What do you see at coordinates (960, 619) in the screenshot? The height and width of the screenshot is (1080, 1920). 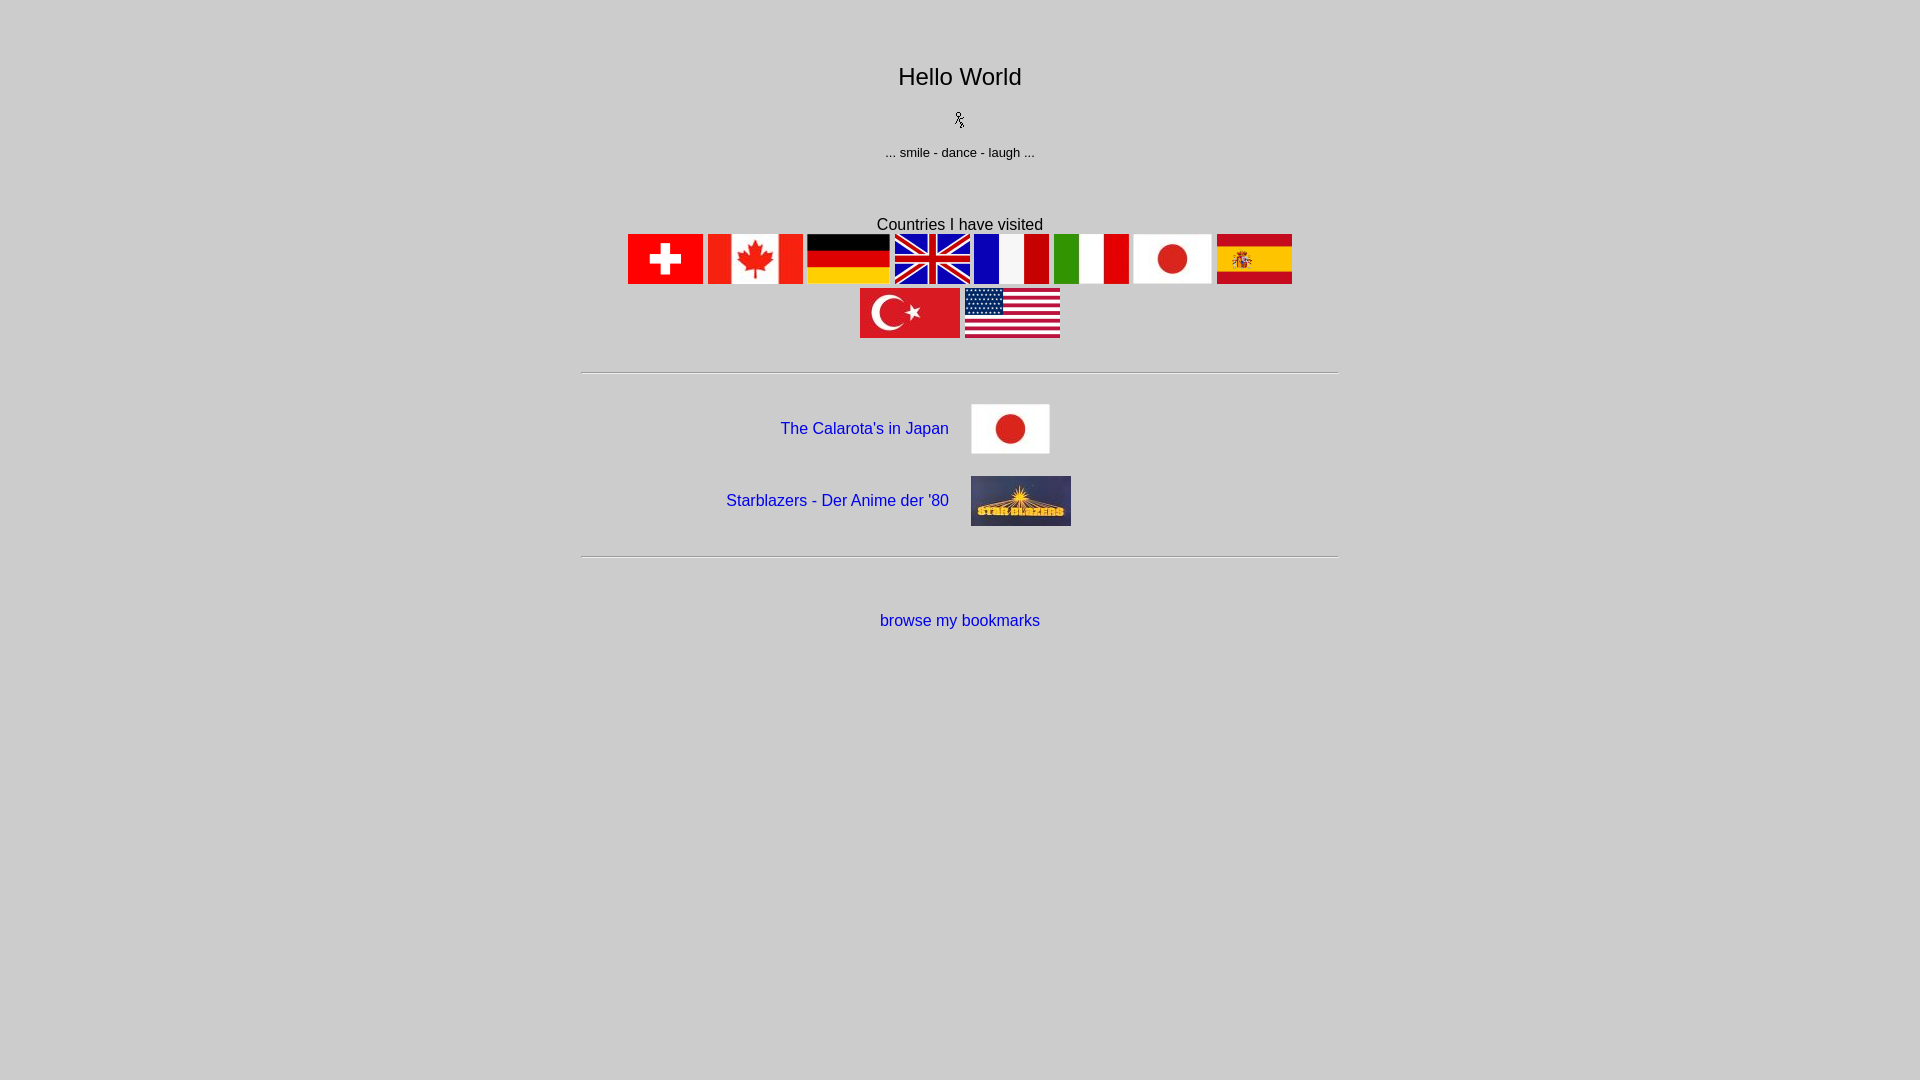 I see `'browse my bookmarks'` at bounding box center [960, 619].